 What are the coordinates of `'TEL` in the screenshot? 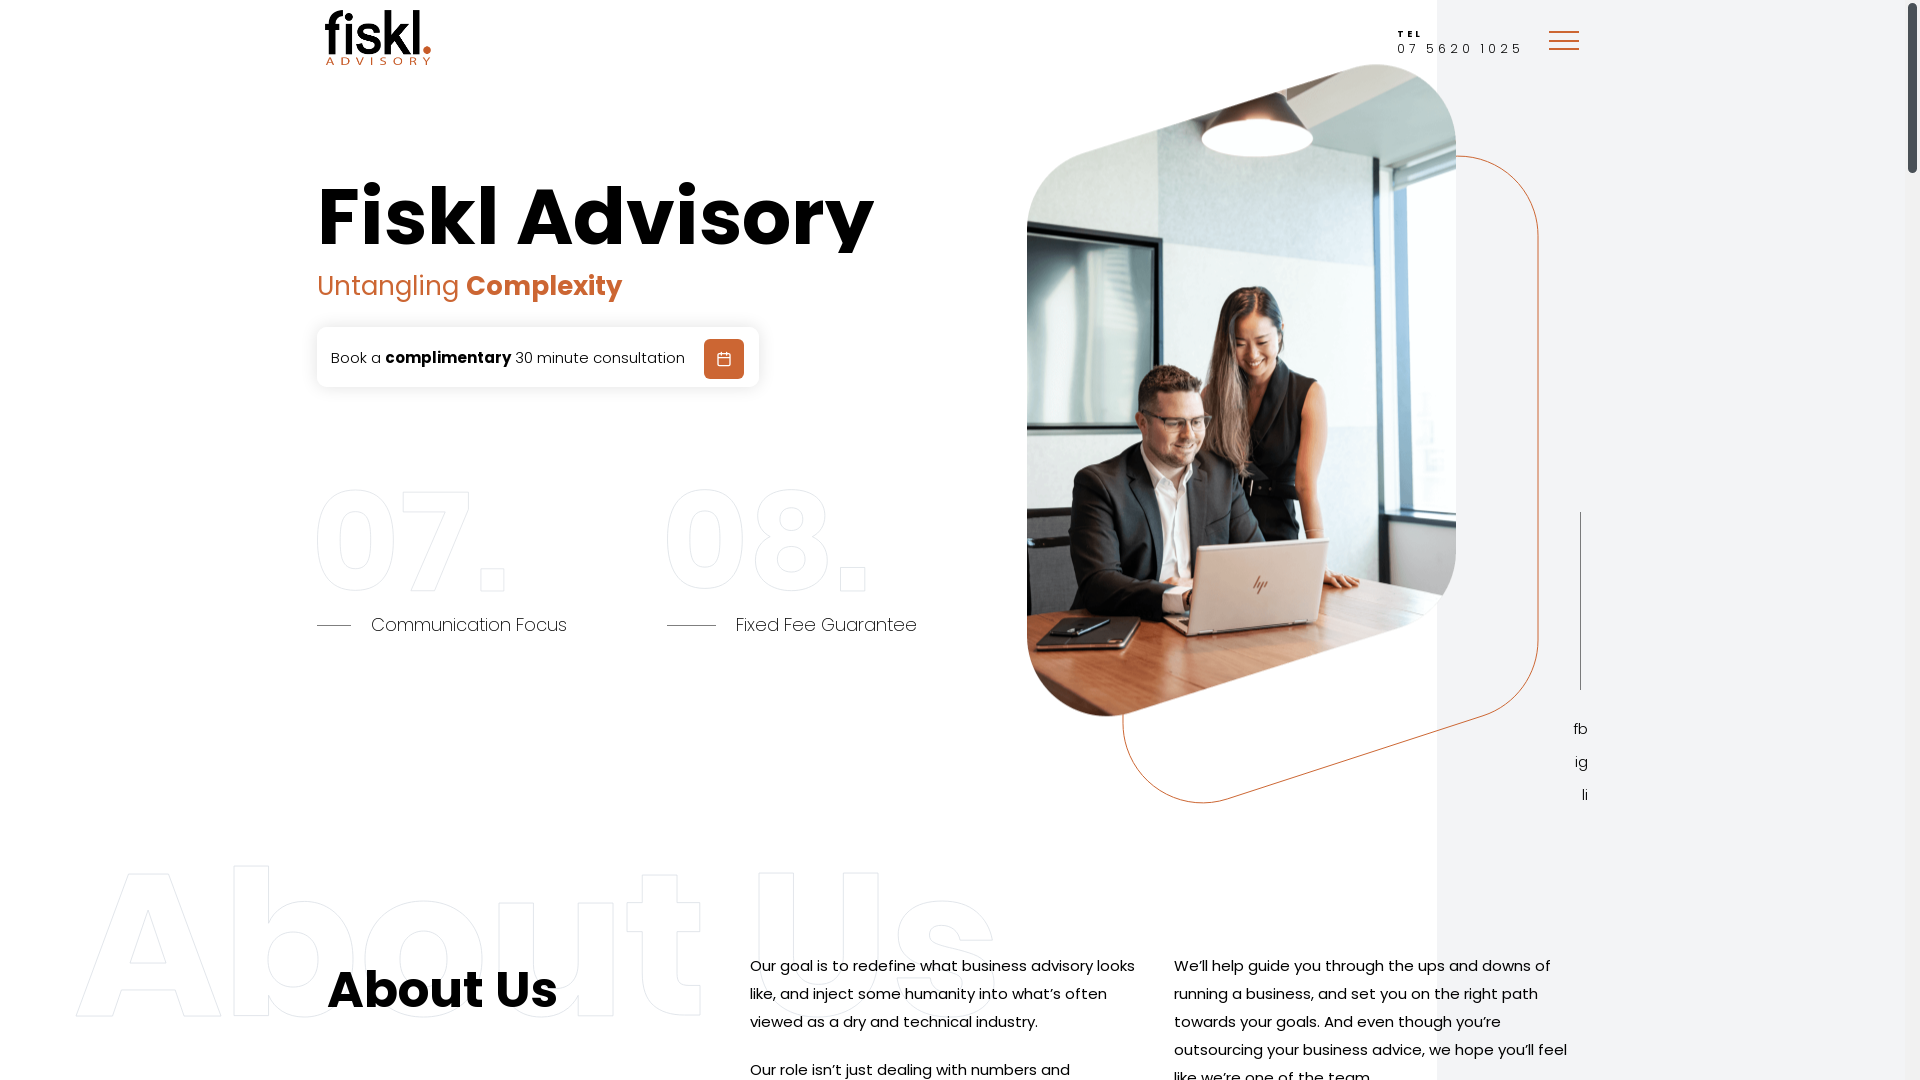 It's located at (1395, 50).